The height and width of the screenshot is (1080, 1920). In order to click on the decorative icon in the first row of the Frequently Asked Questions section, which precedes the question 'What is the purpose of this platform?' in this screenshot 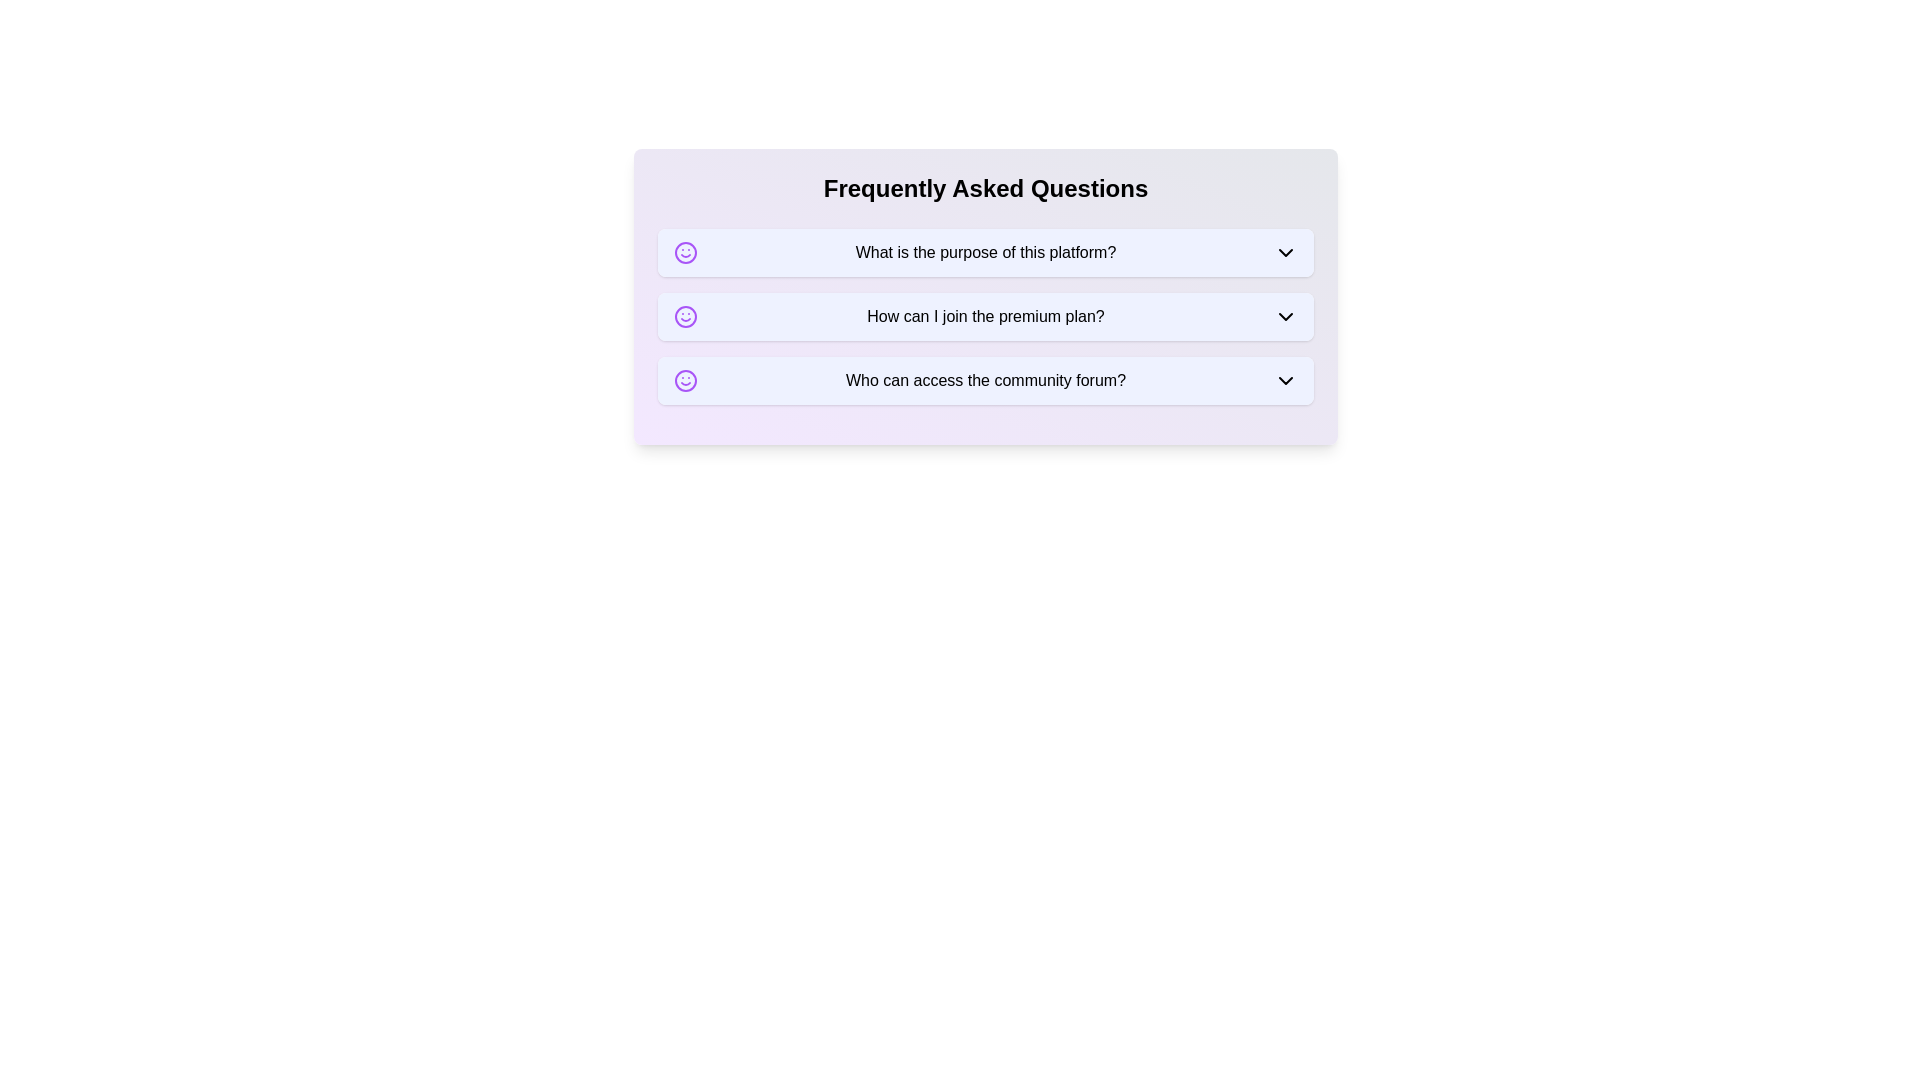, I will do `click(686, 252)`.